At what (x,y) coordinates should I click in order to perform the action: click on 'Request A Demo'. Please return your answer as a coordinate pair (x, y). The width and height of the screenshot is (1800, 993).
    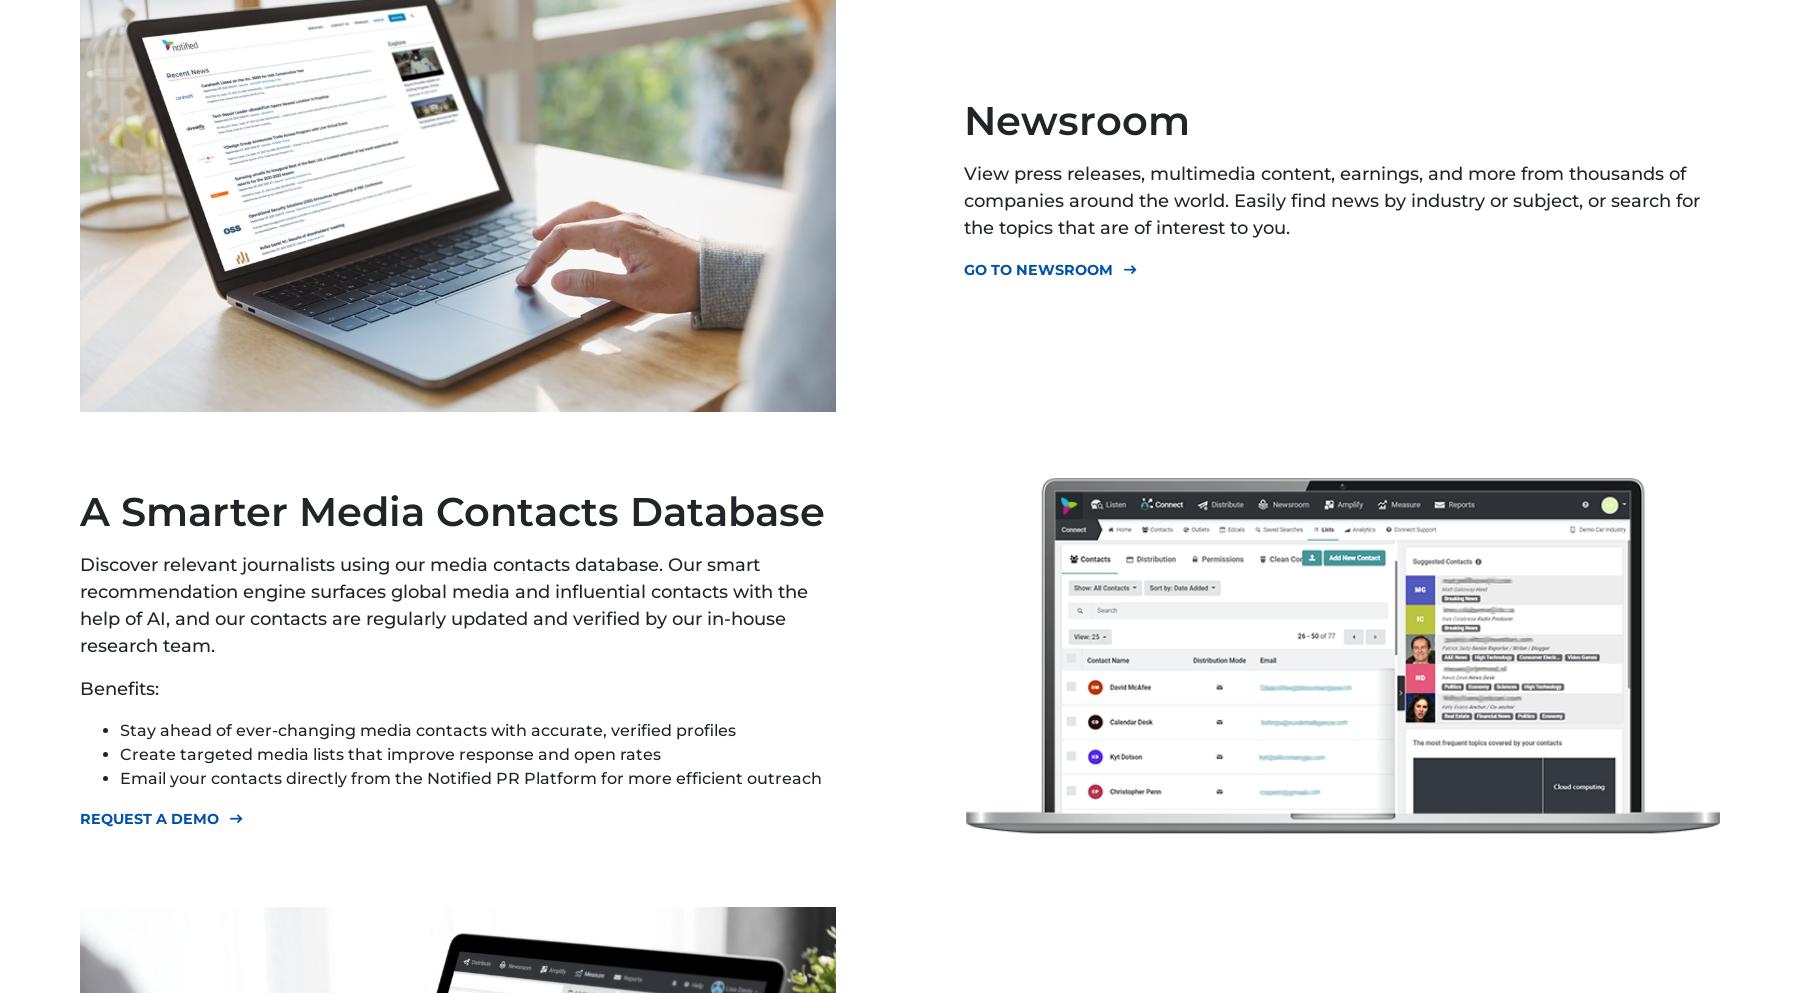
    Looking at the image, I should click on (149, 819).